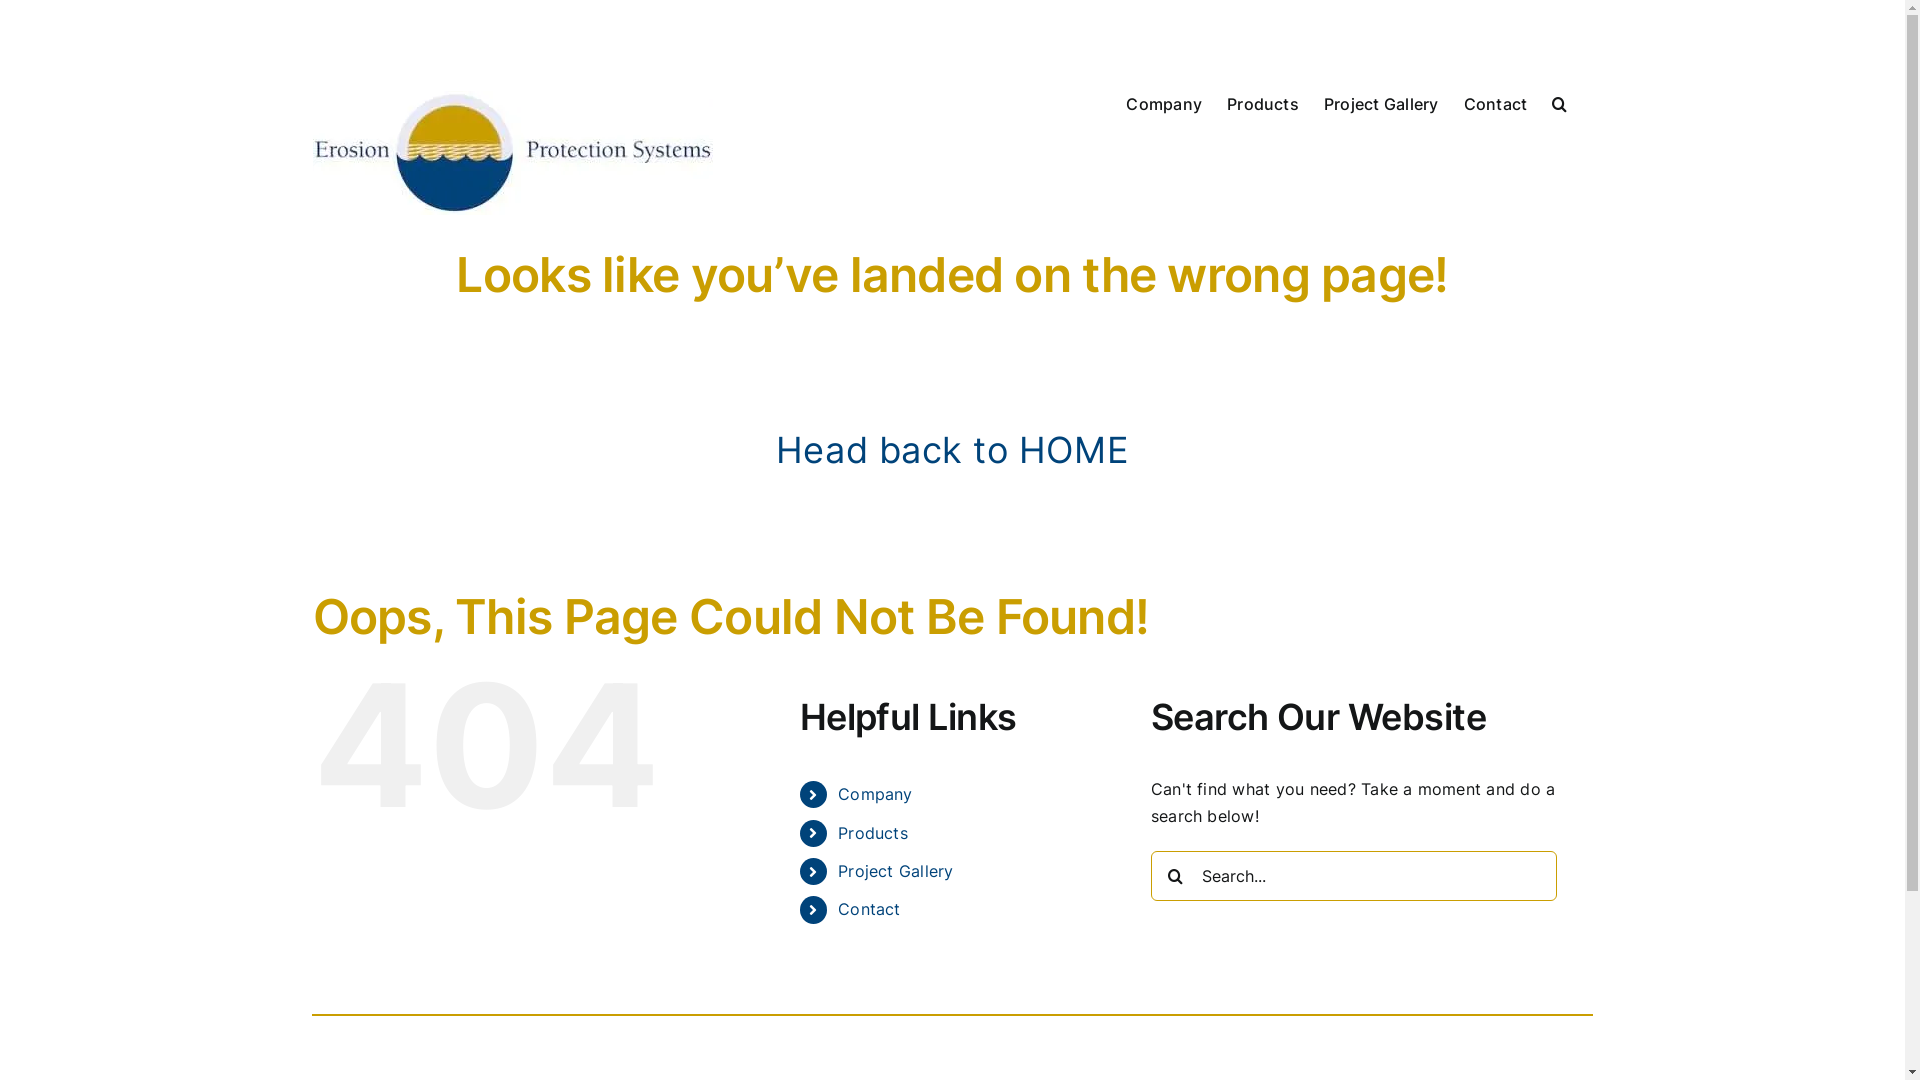  Describe the element at coordinates (1558, 101) in the screenshot. I see `'Search'` at that location.